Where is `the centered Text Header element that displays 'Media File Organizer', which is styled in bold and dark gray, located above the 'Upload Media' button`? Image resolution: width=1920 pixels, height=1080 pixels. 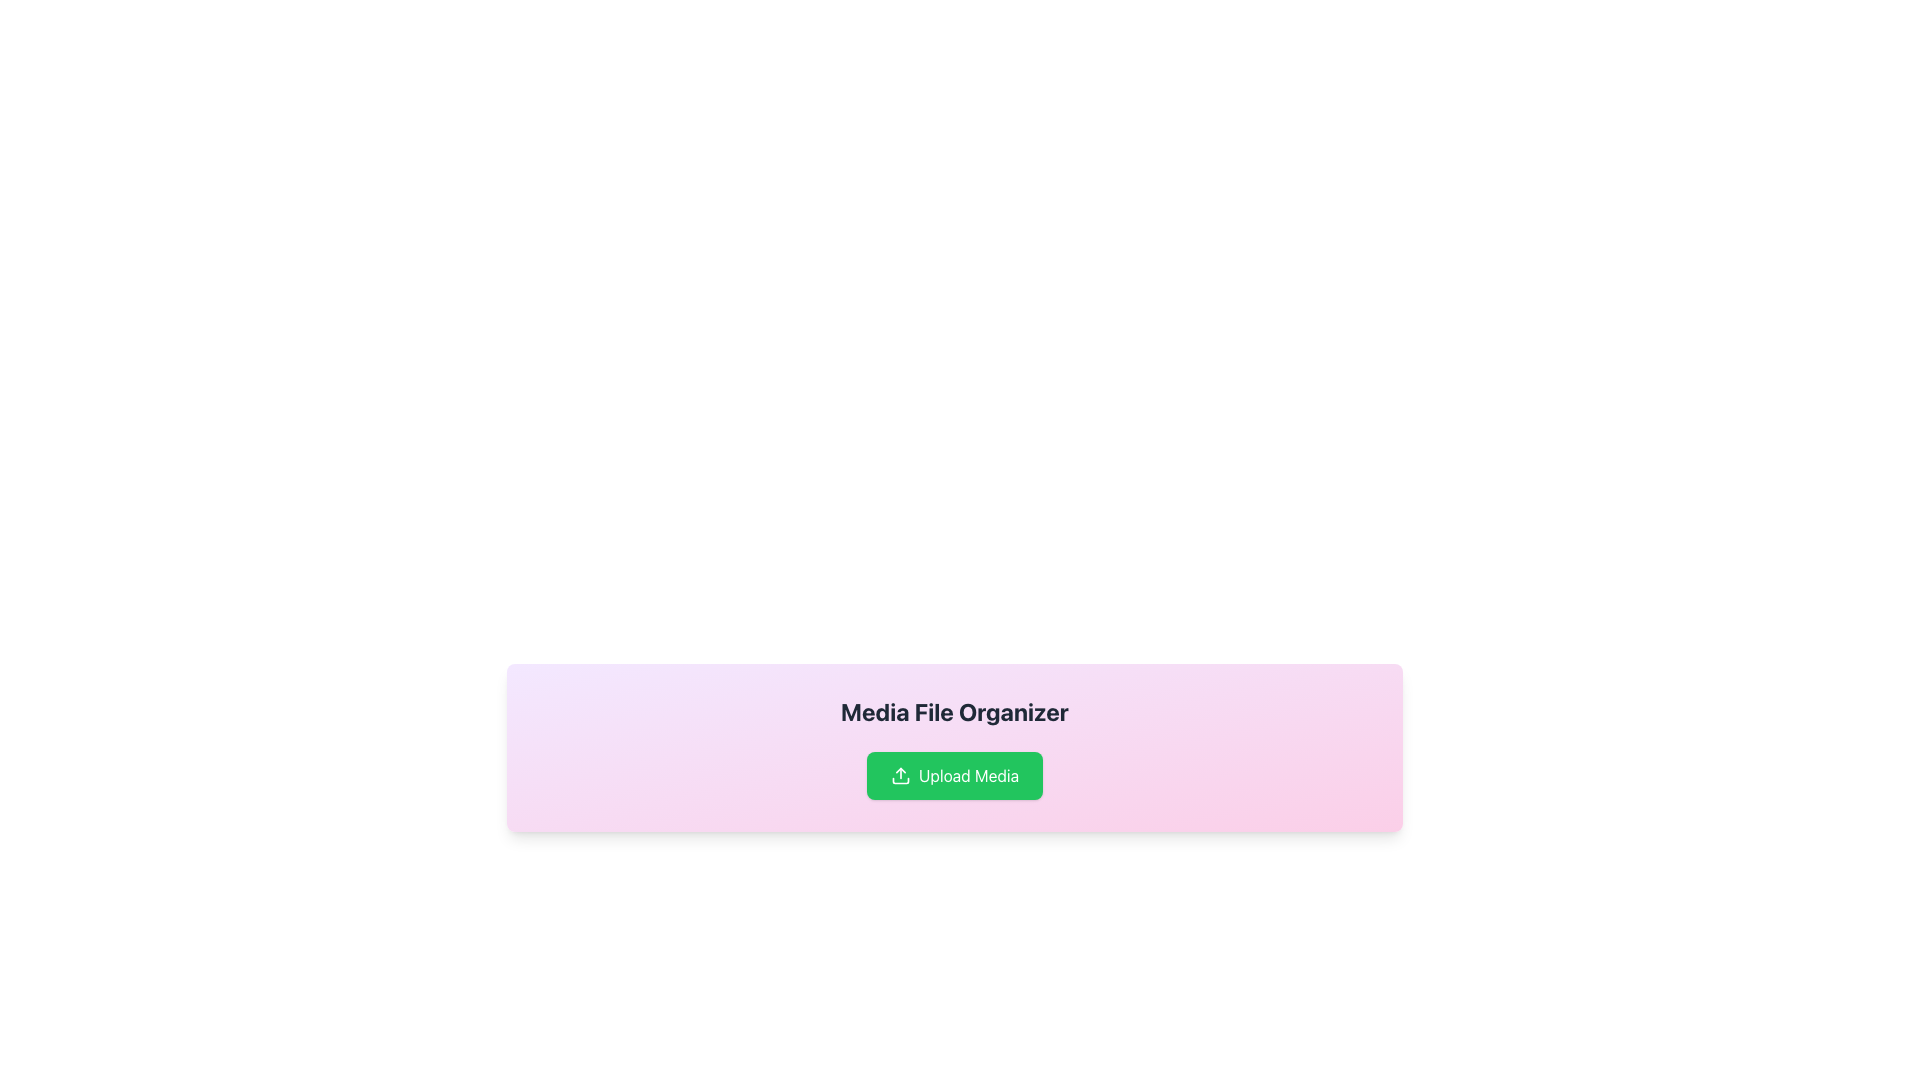
the centered Text Header element that displays 'Media File Organizer', which is styled in bold and dark gray, located above the 'Upload Media' button is located at coordinates (954, 711).